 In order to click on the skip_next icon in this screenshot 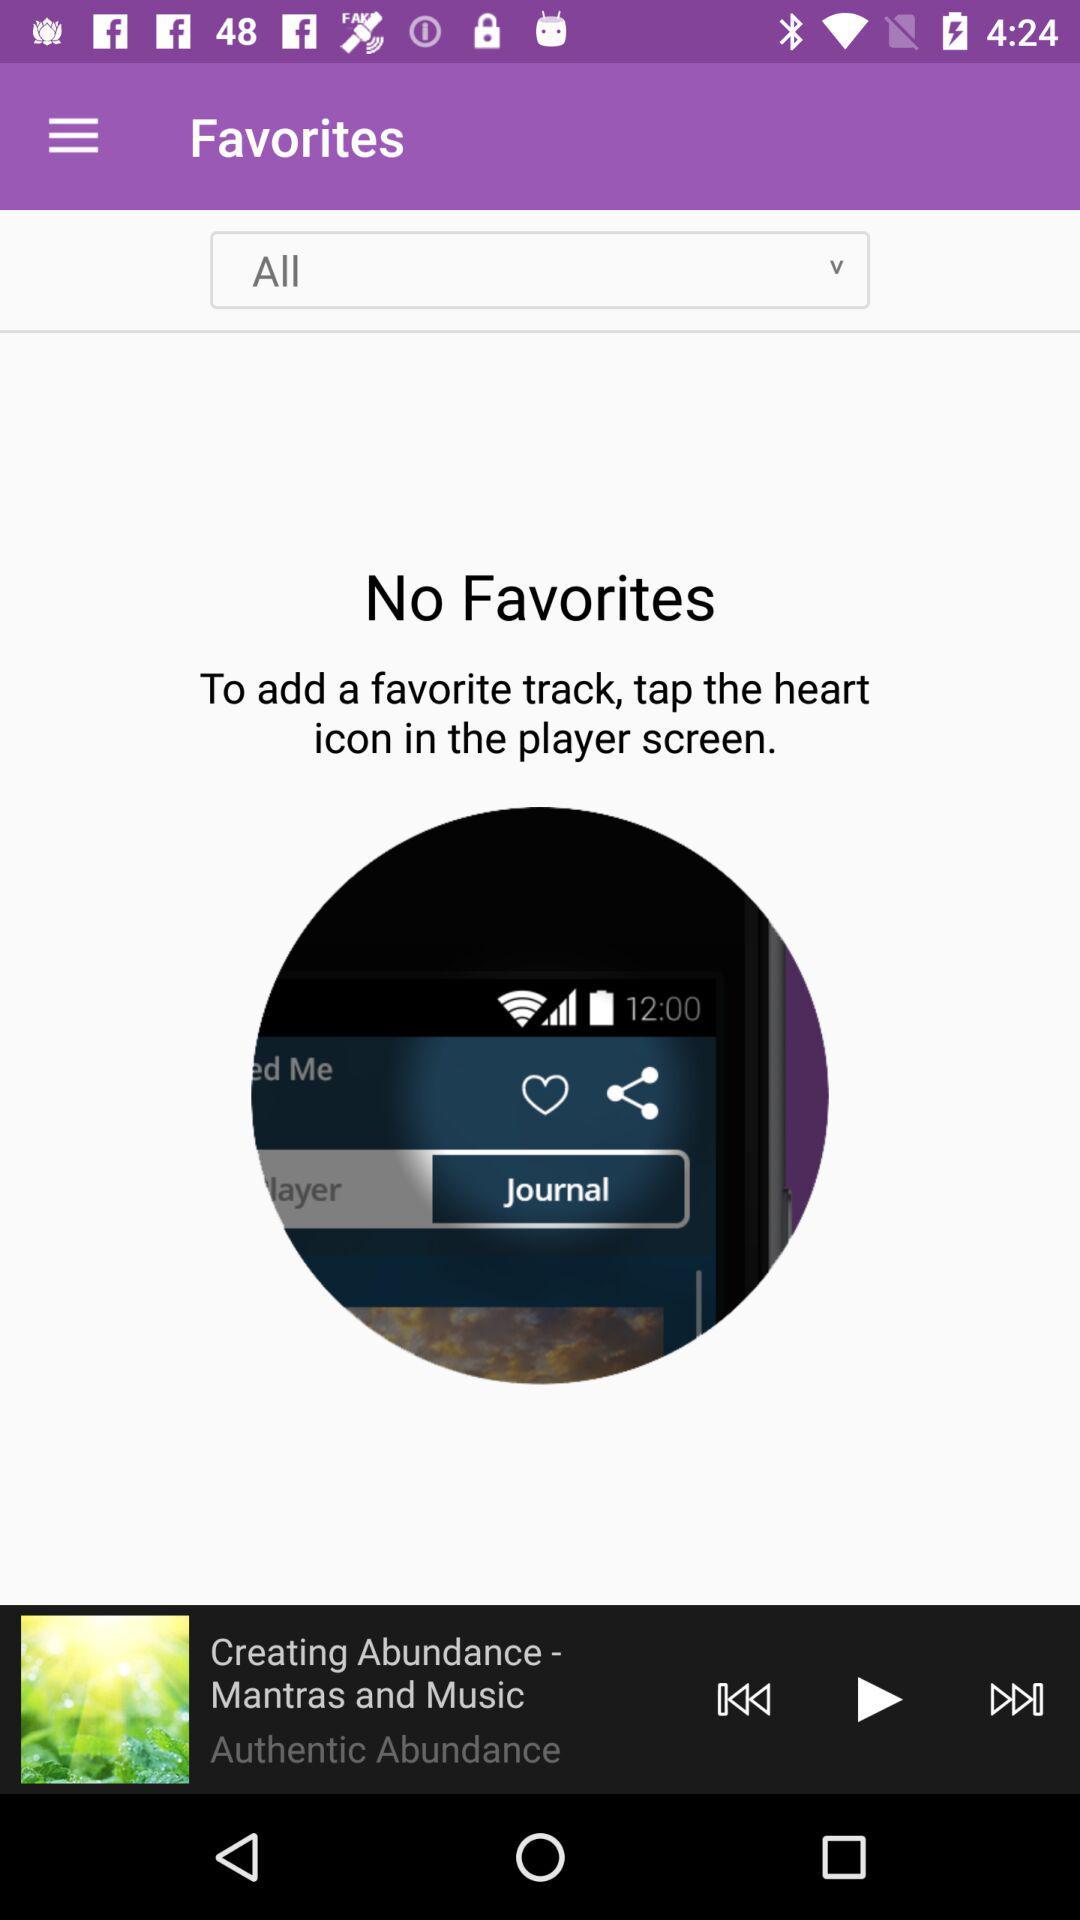, I will do `click(1017, 1698)`.